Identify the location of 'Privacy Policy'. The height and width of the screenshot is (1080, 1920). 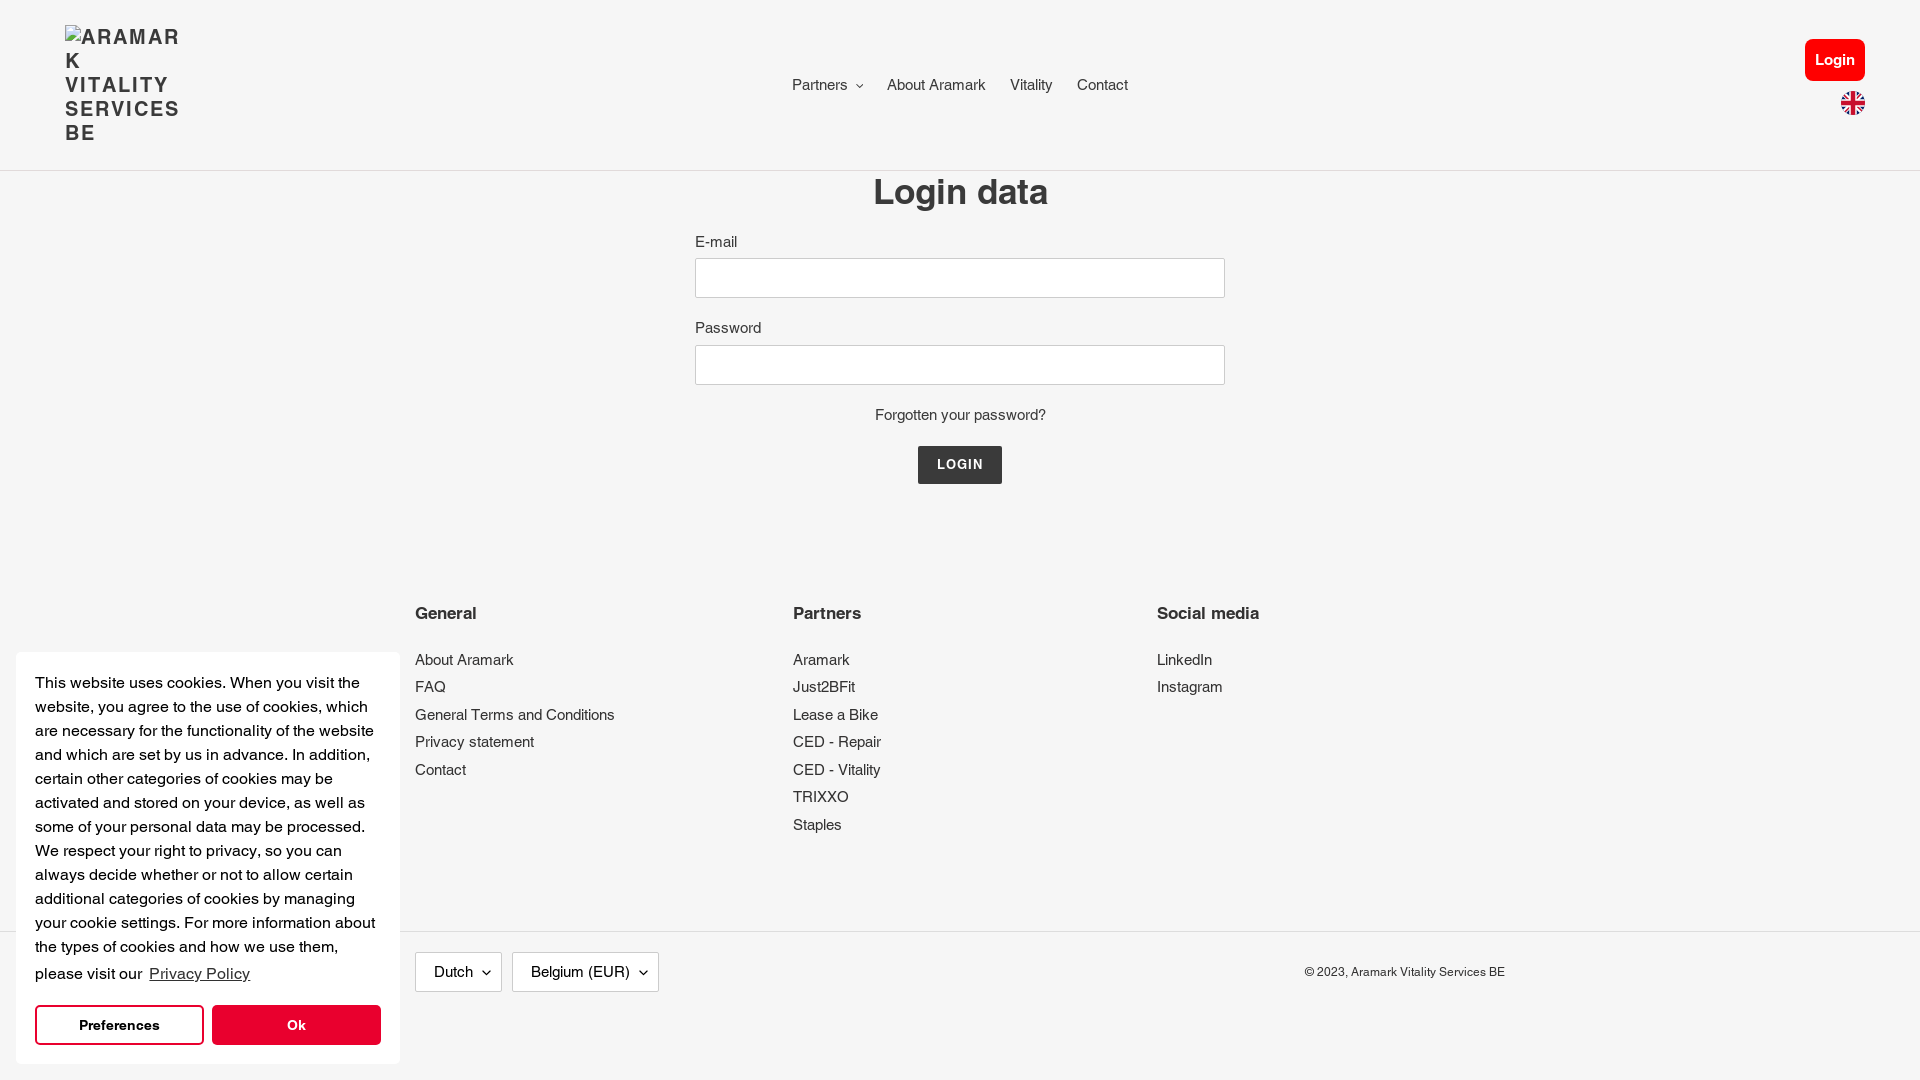
(199, 973).